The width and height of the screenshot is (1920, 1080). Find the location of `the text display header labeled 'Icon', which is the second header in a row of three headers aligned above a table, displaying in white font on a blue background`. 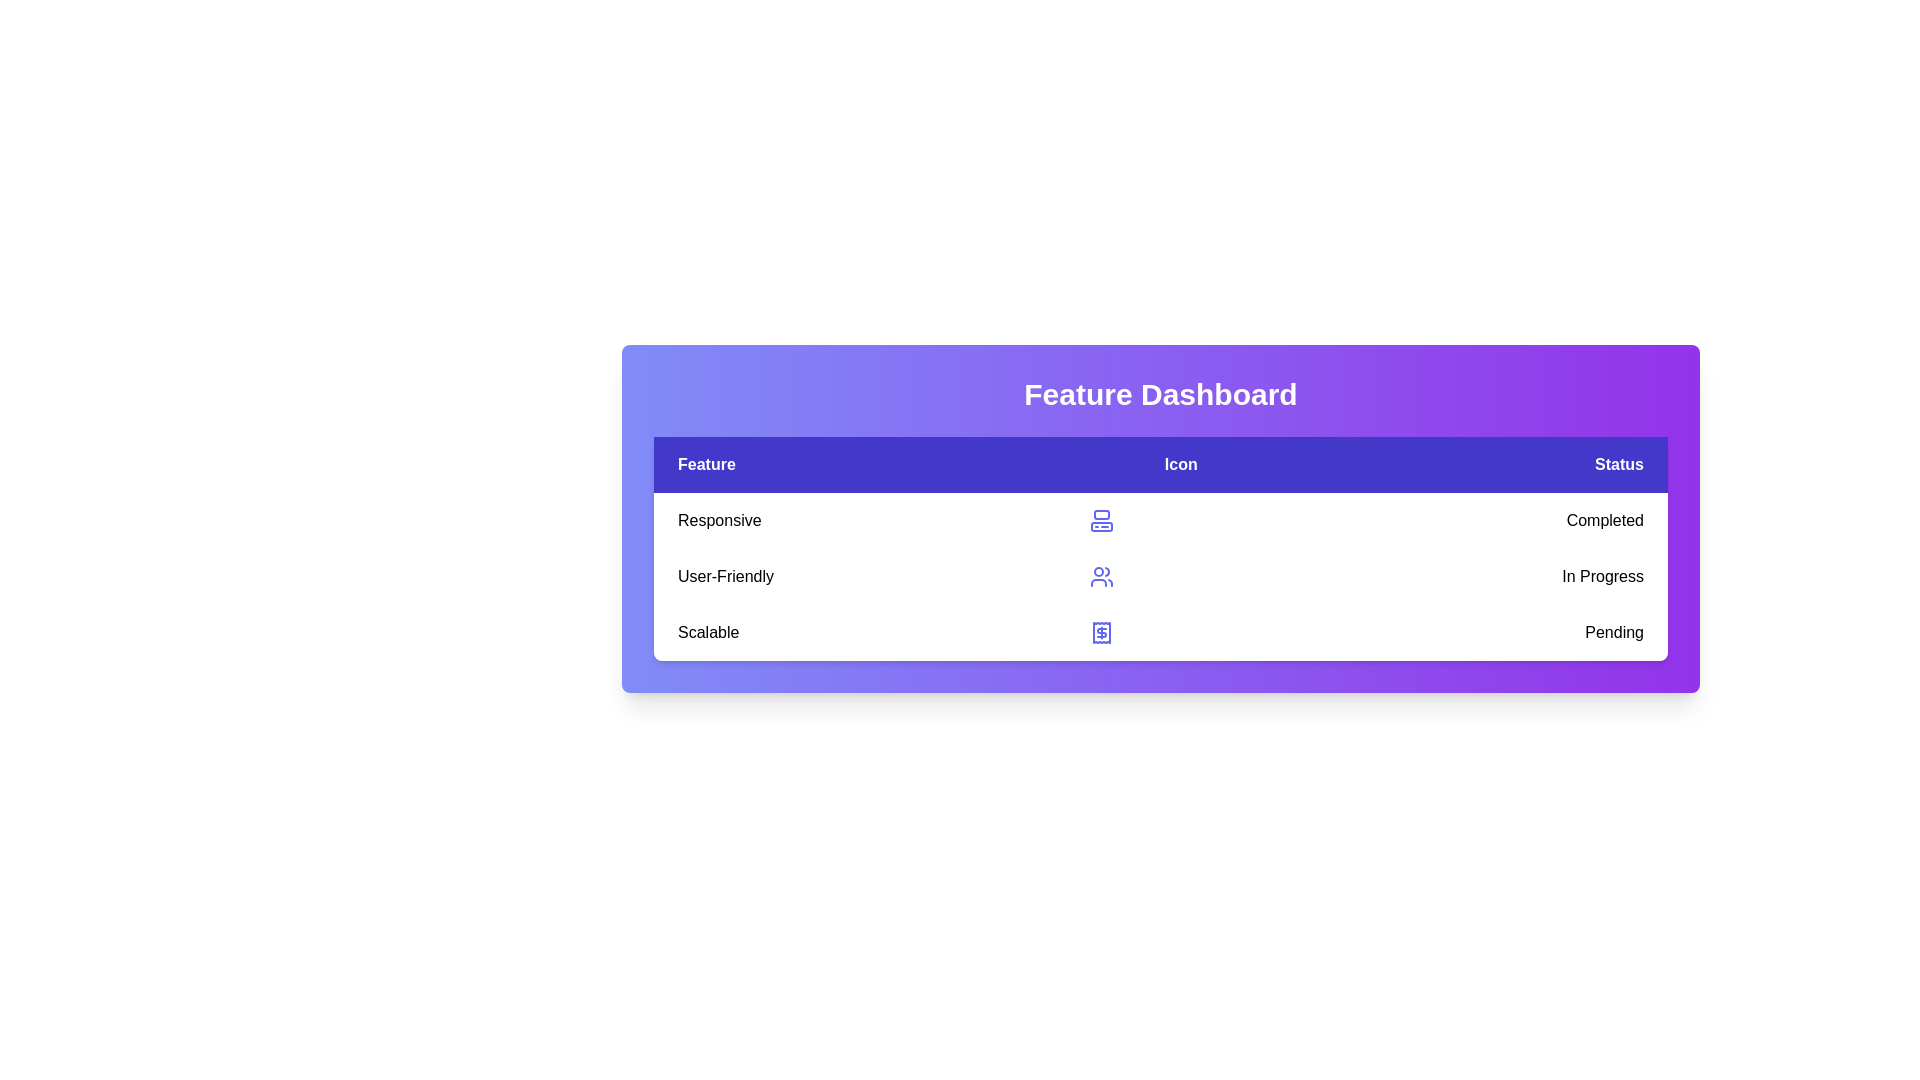

the text display header labeled 'Icon', which is the second header in a row of three headers aligned above a table, displaying in white font on a blue background is located at coordinates (1181, 465).